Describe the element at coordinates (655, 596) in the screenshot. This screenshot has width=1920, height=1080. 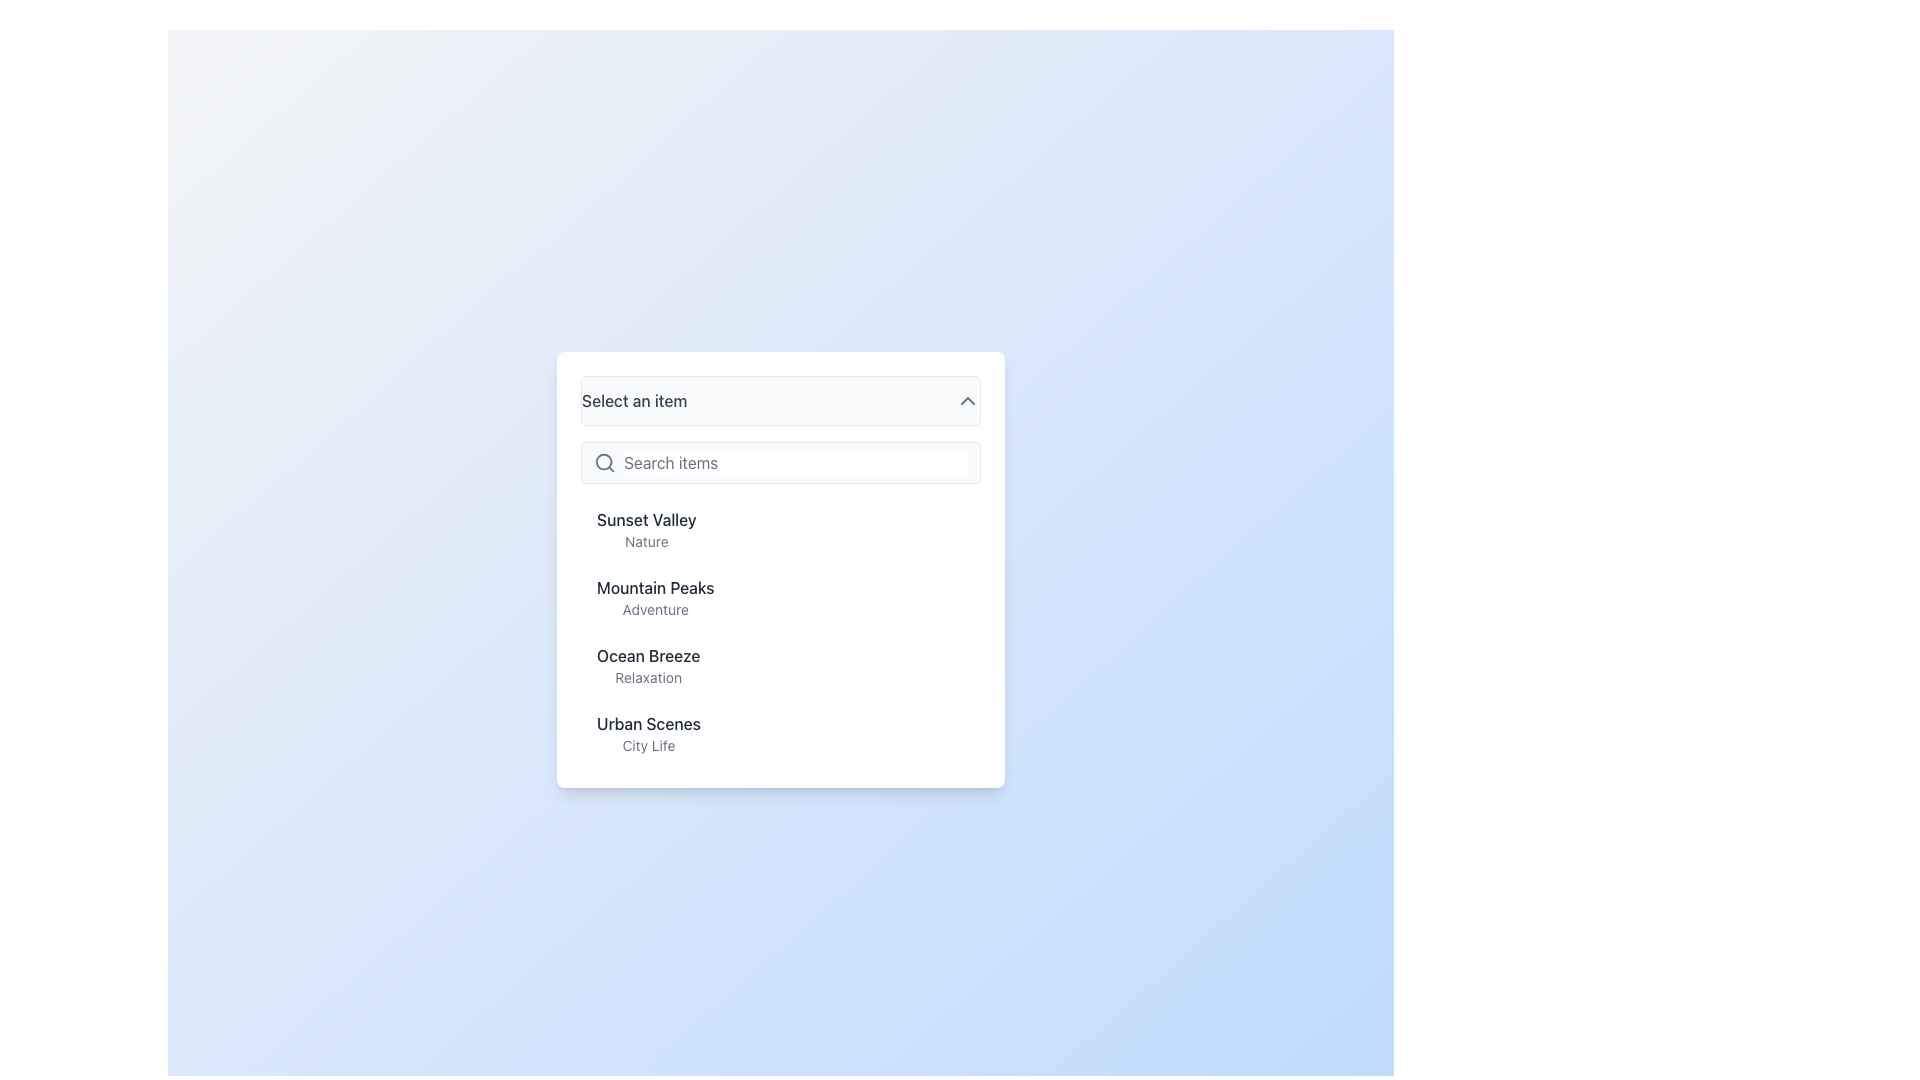
I see `the 'Mountain Peaks' text block in the dropdown list` at that location.